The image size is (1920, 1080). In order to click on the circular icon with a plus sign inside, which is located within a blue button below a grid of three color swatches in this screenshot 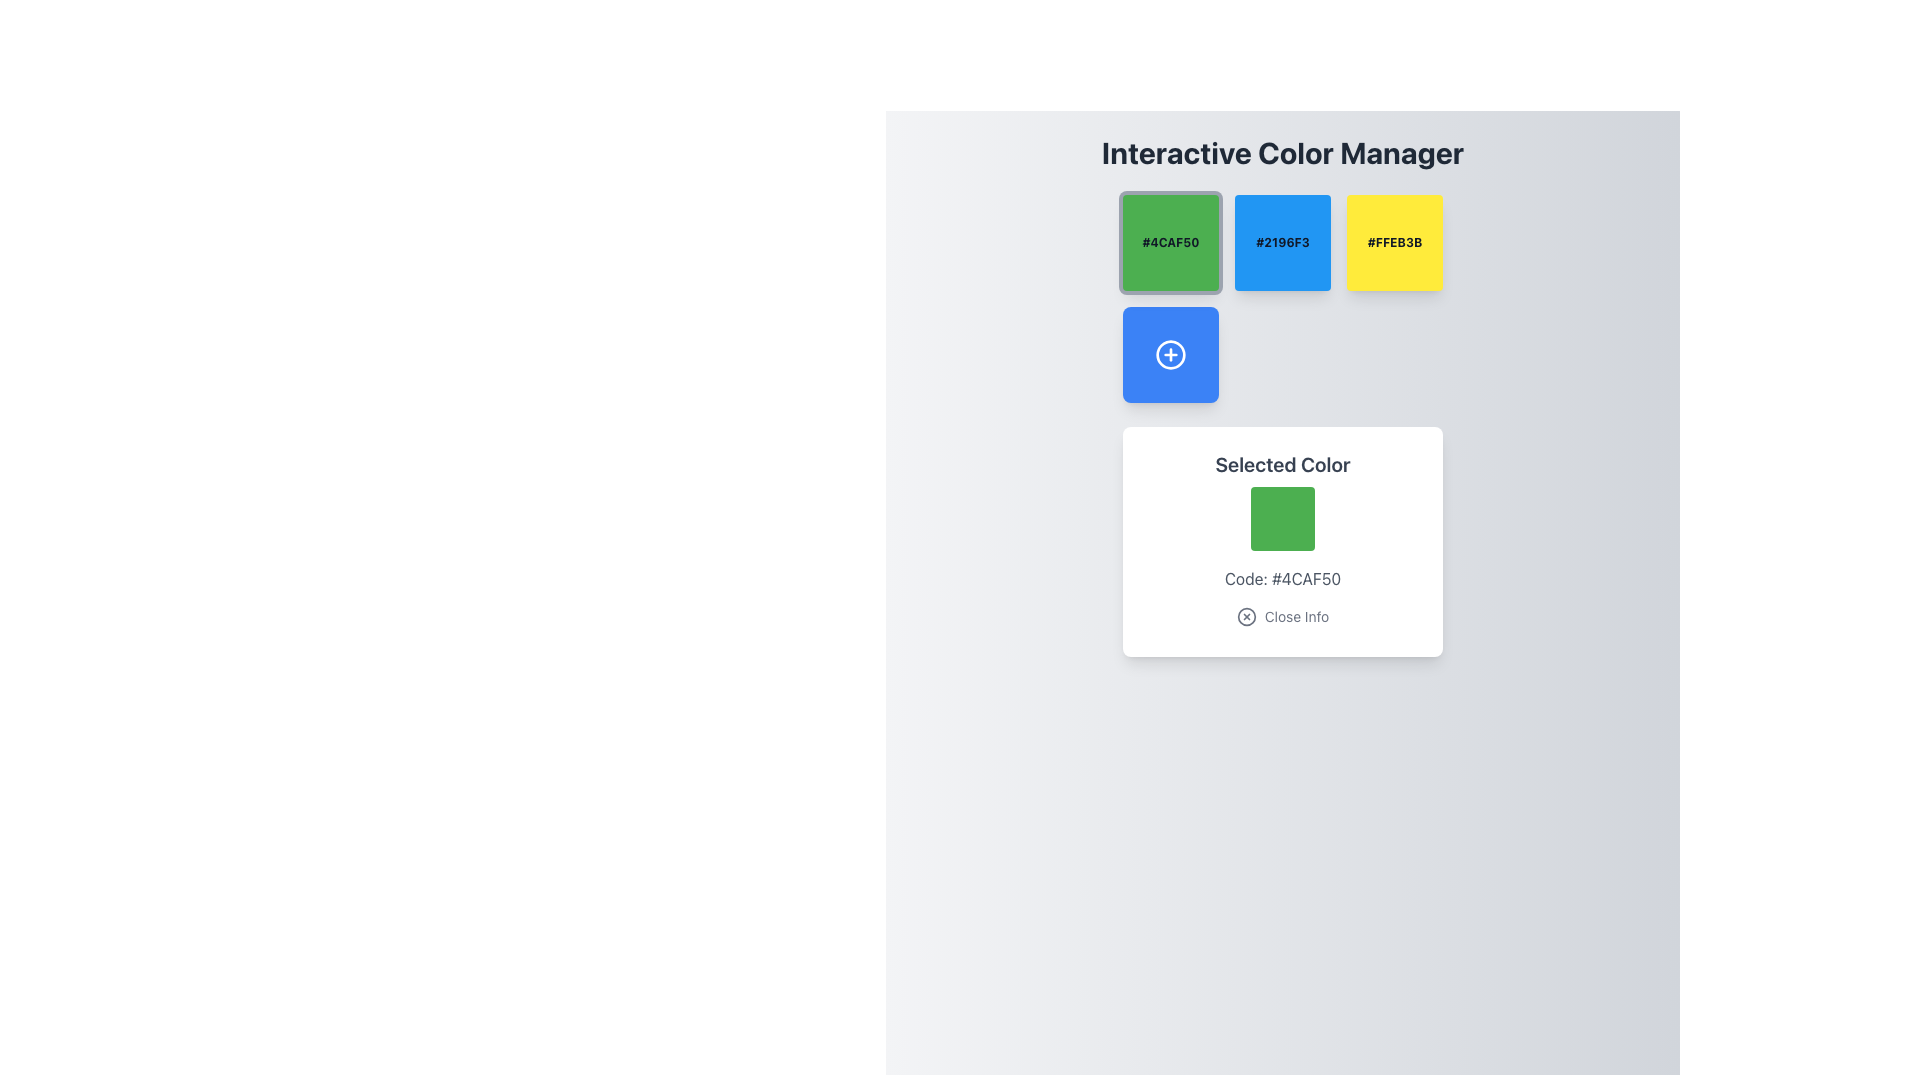, I will do `click(1171, 353)`.